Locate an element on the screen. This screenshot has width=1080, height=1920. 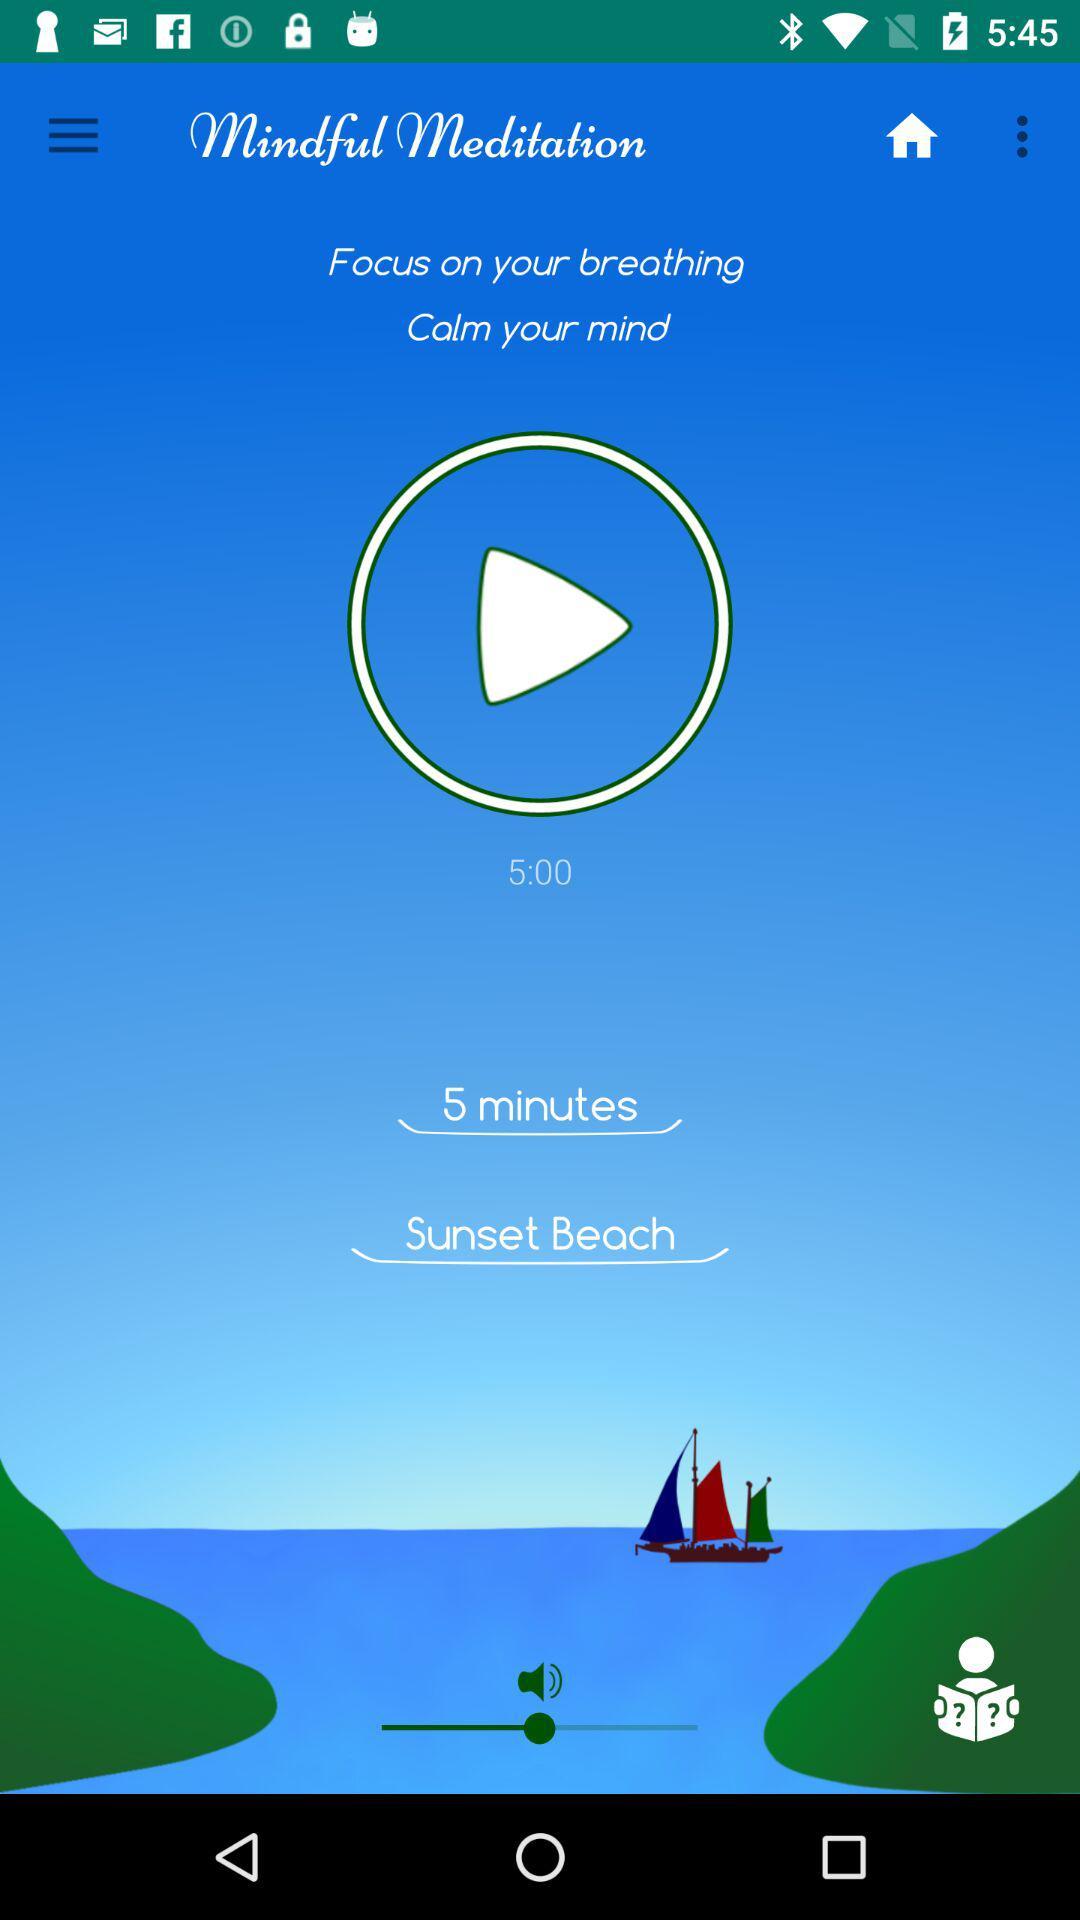
the item above the   sunset beach   item is located at coordinates (540, 1103).